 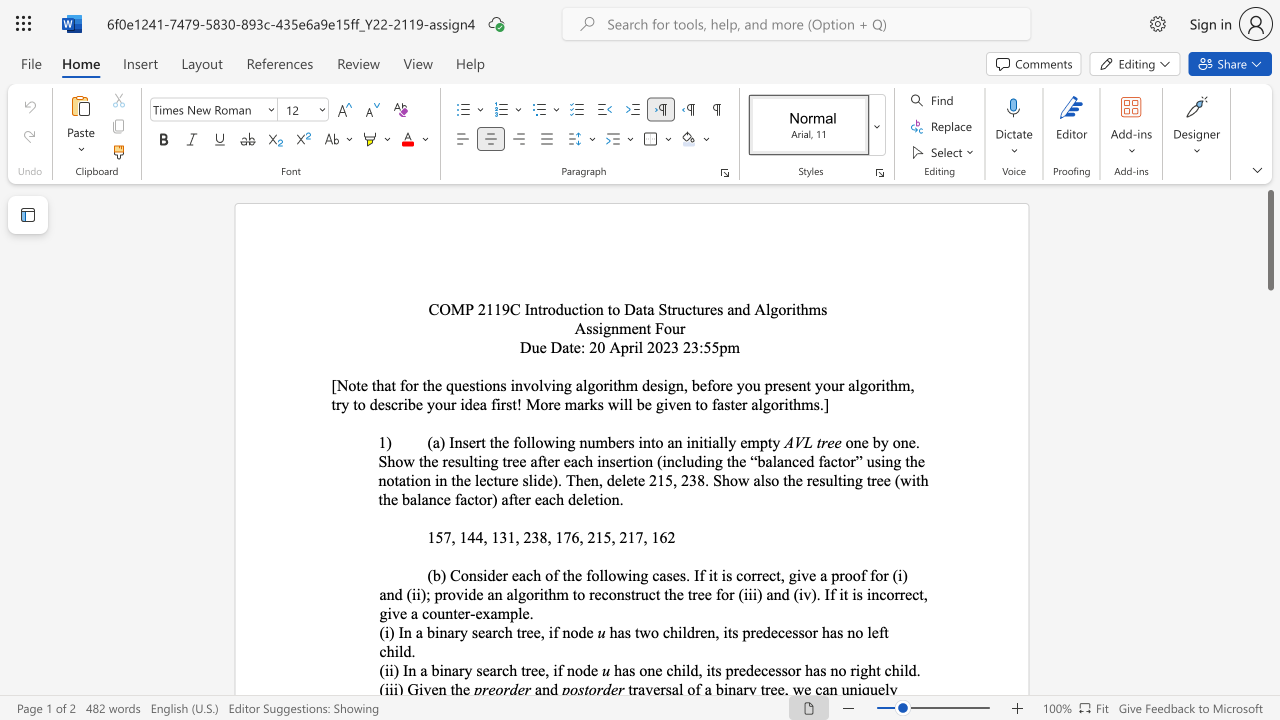 I want to click on the 2th character "s" in the text, so click(x=824, y=309).